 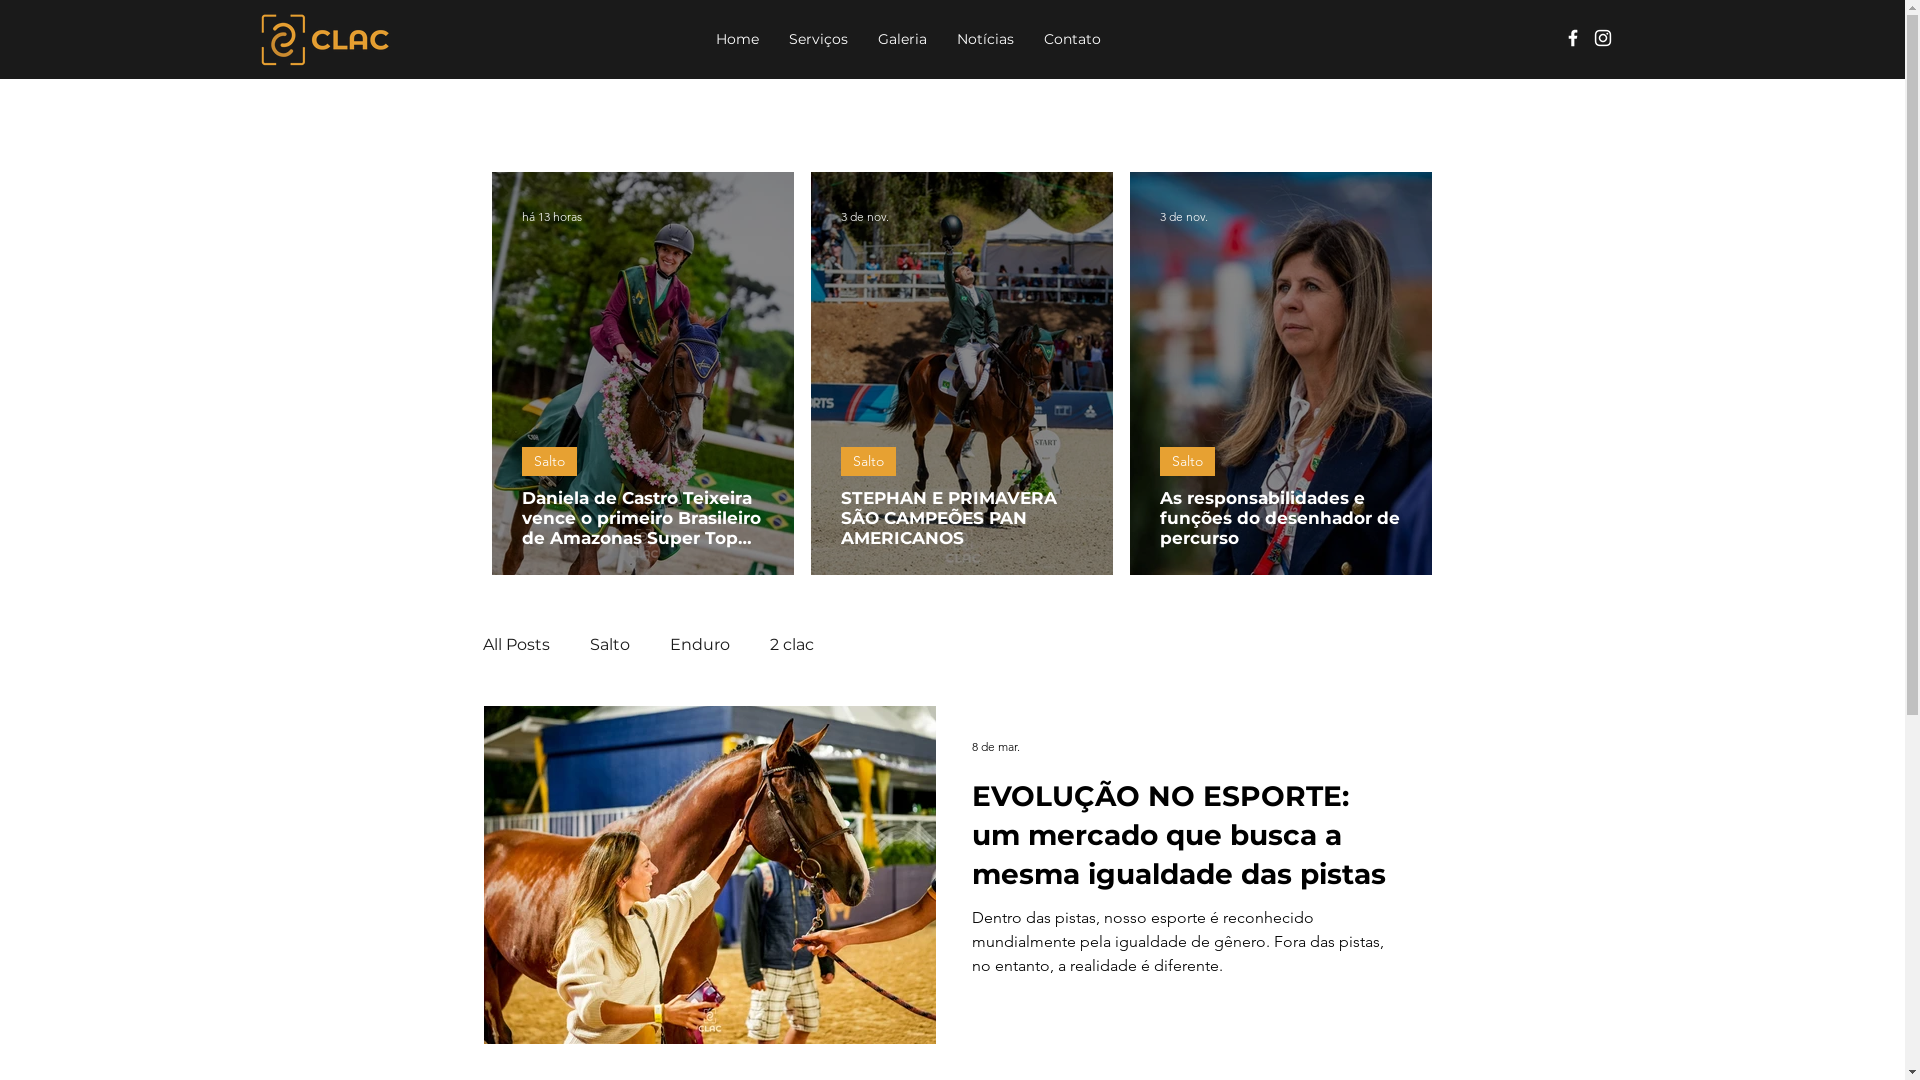 I want to click on 'Home', so click(x=736, y=39).